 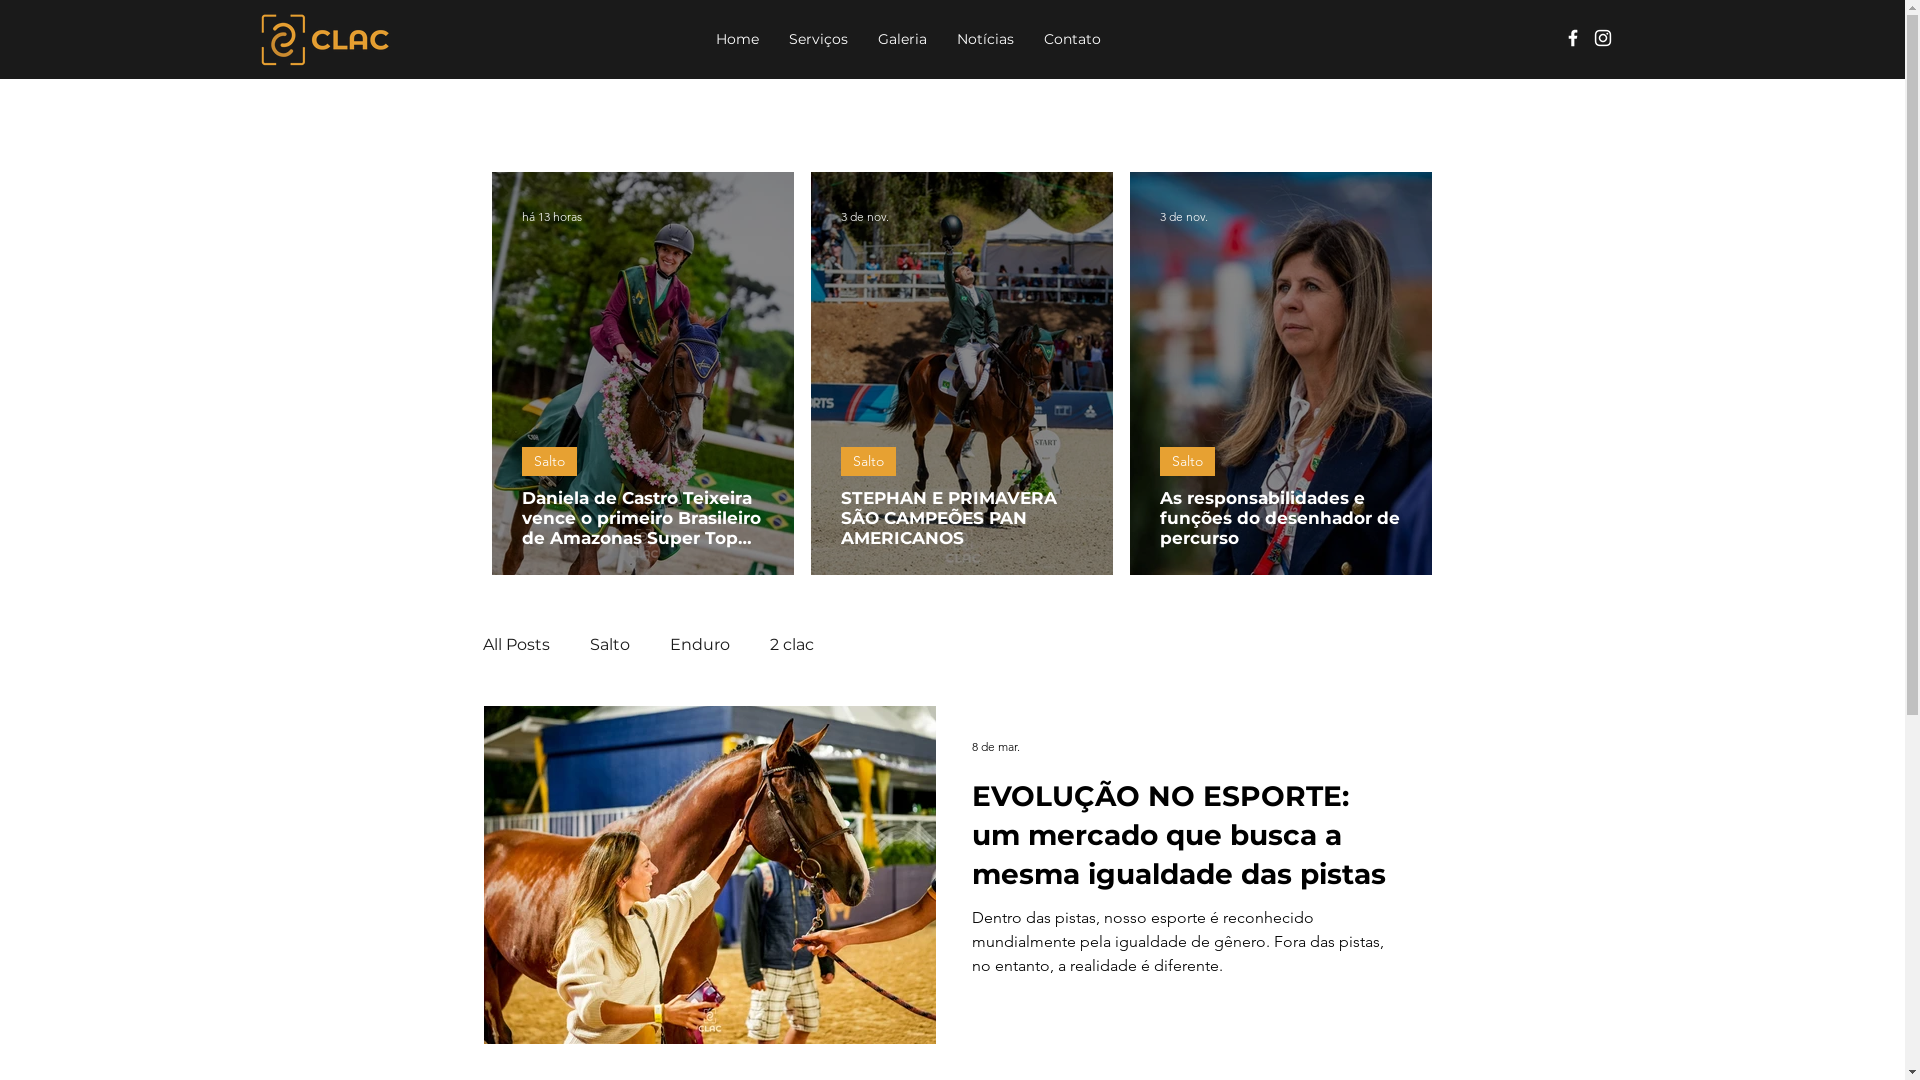 I want to click on 'Home', so click(x=736, y=39).